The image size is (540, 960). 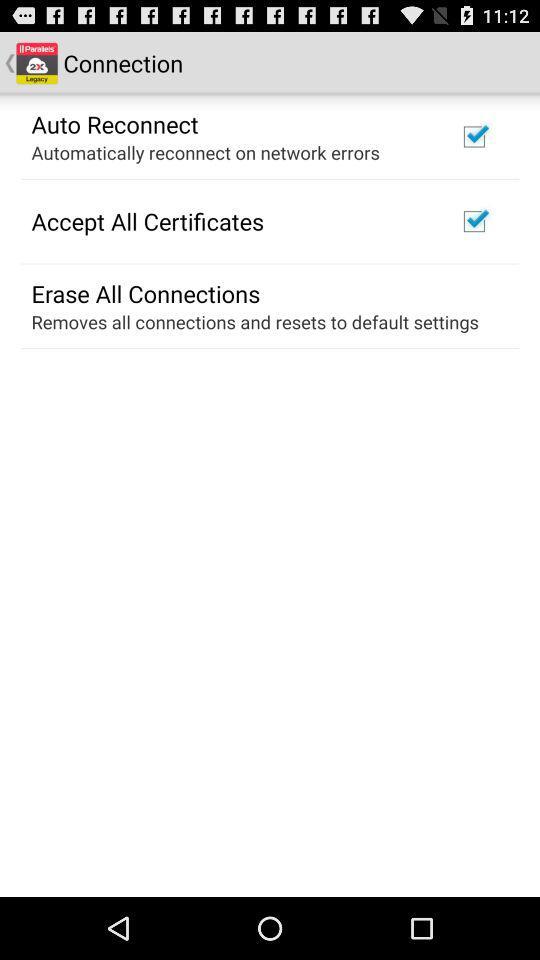 What do you see at coordinates (204, 151) in the screenshot?
I see `the item at the top` at bounding box center [204, 151].